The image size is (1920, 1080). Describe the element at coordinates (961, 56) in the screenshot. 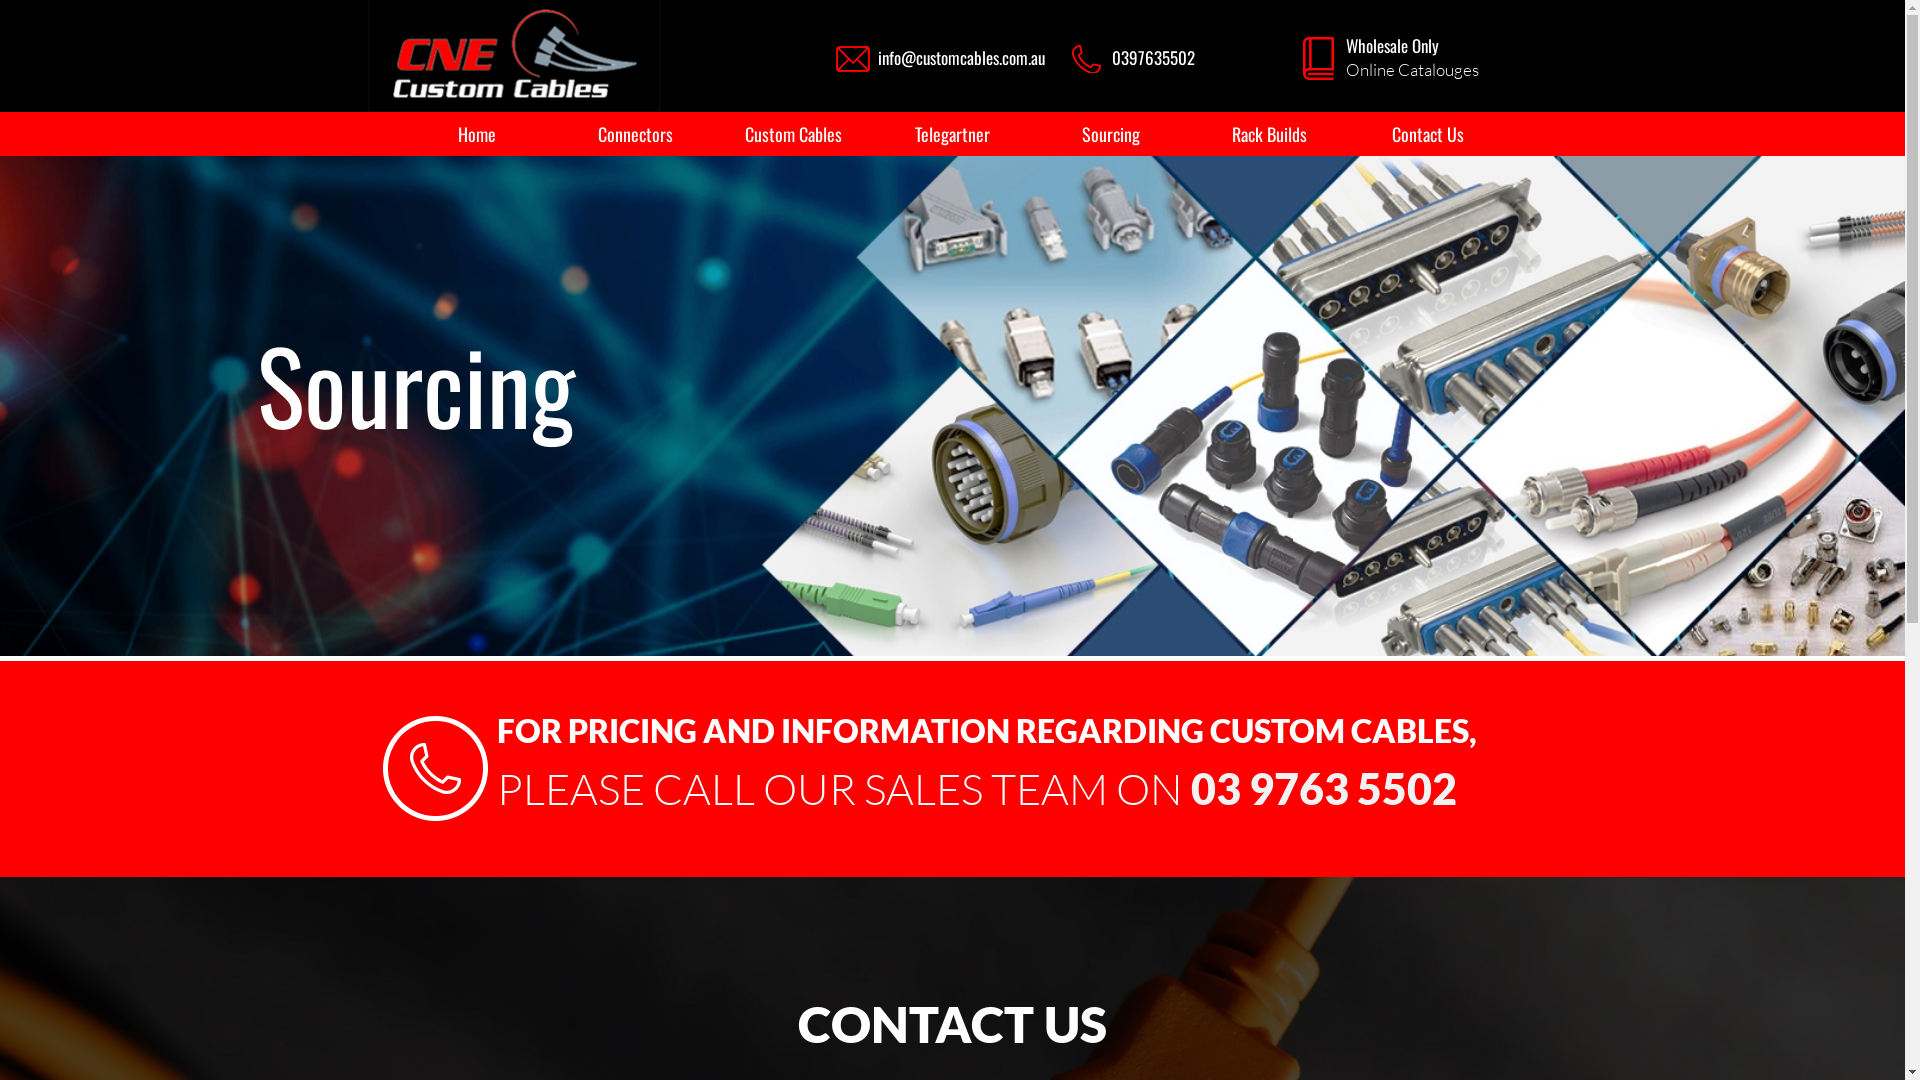

I see `'info@customcables.com.au'` at that location.